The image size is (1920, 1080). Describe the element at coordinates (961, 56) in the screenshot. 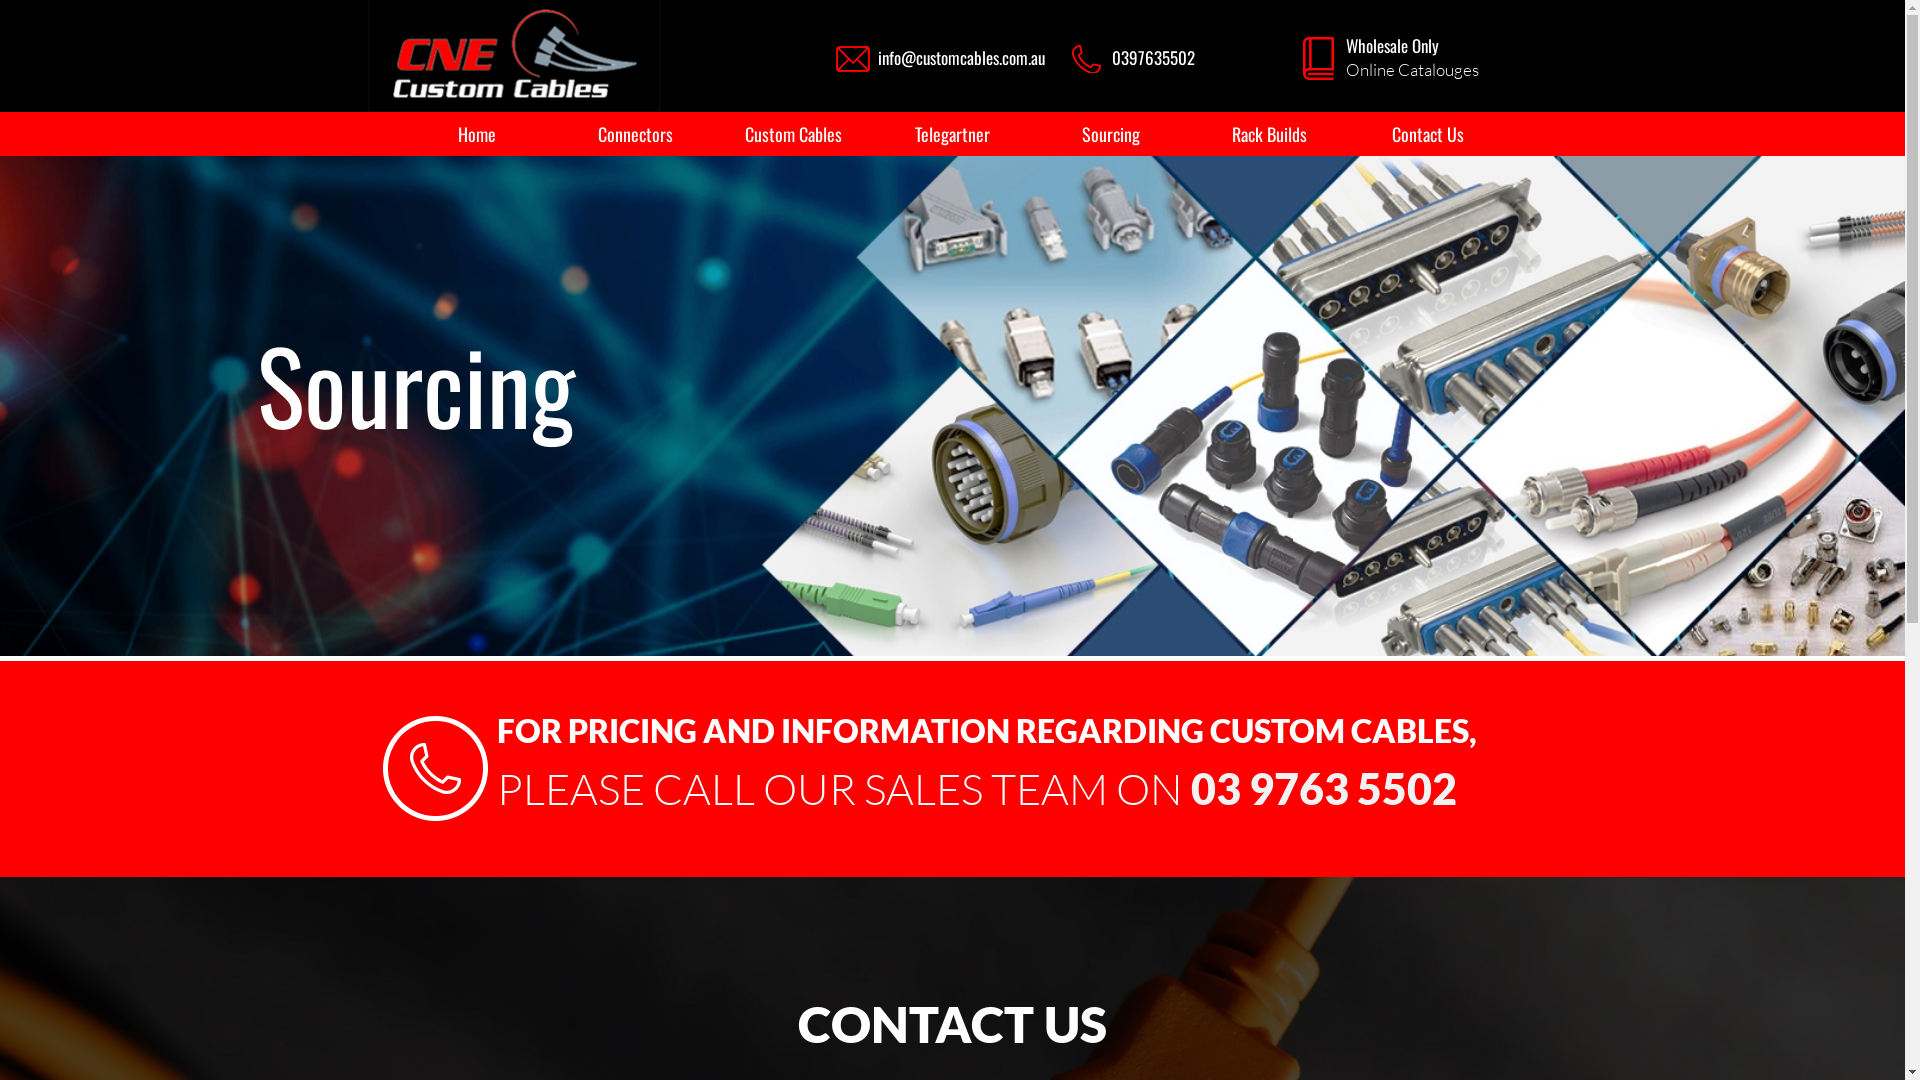

I see `'info@customcables.com.au'` at that location.